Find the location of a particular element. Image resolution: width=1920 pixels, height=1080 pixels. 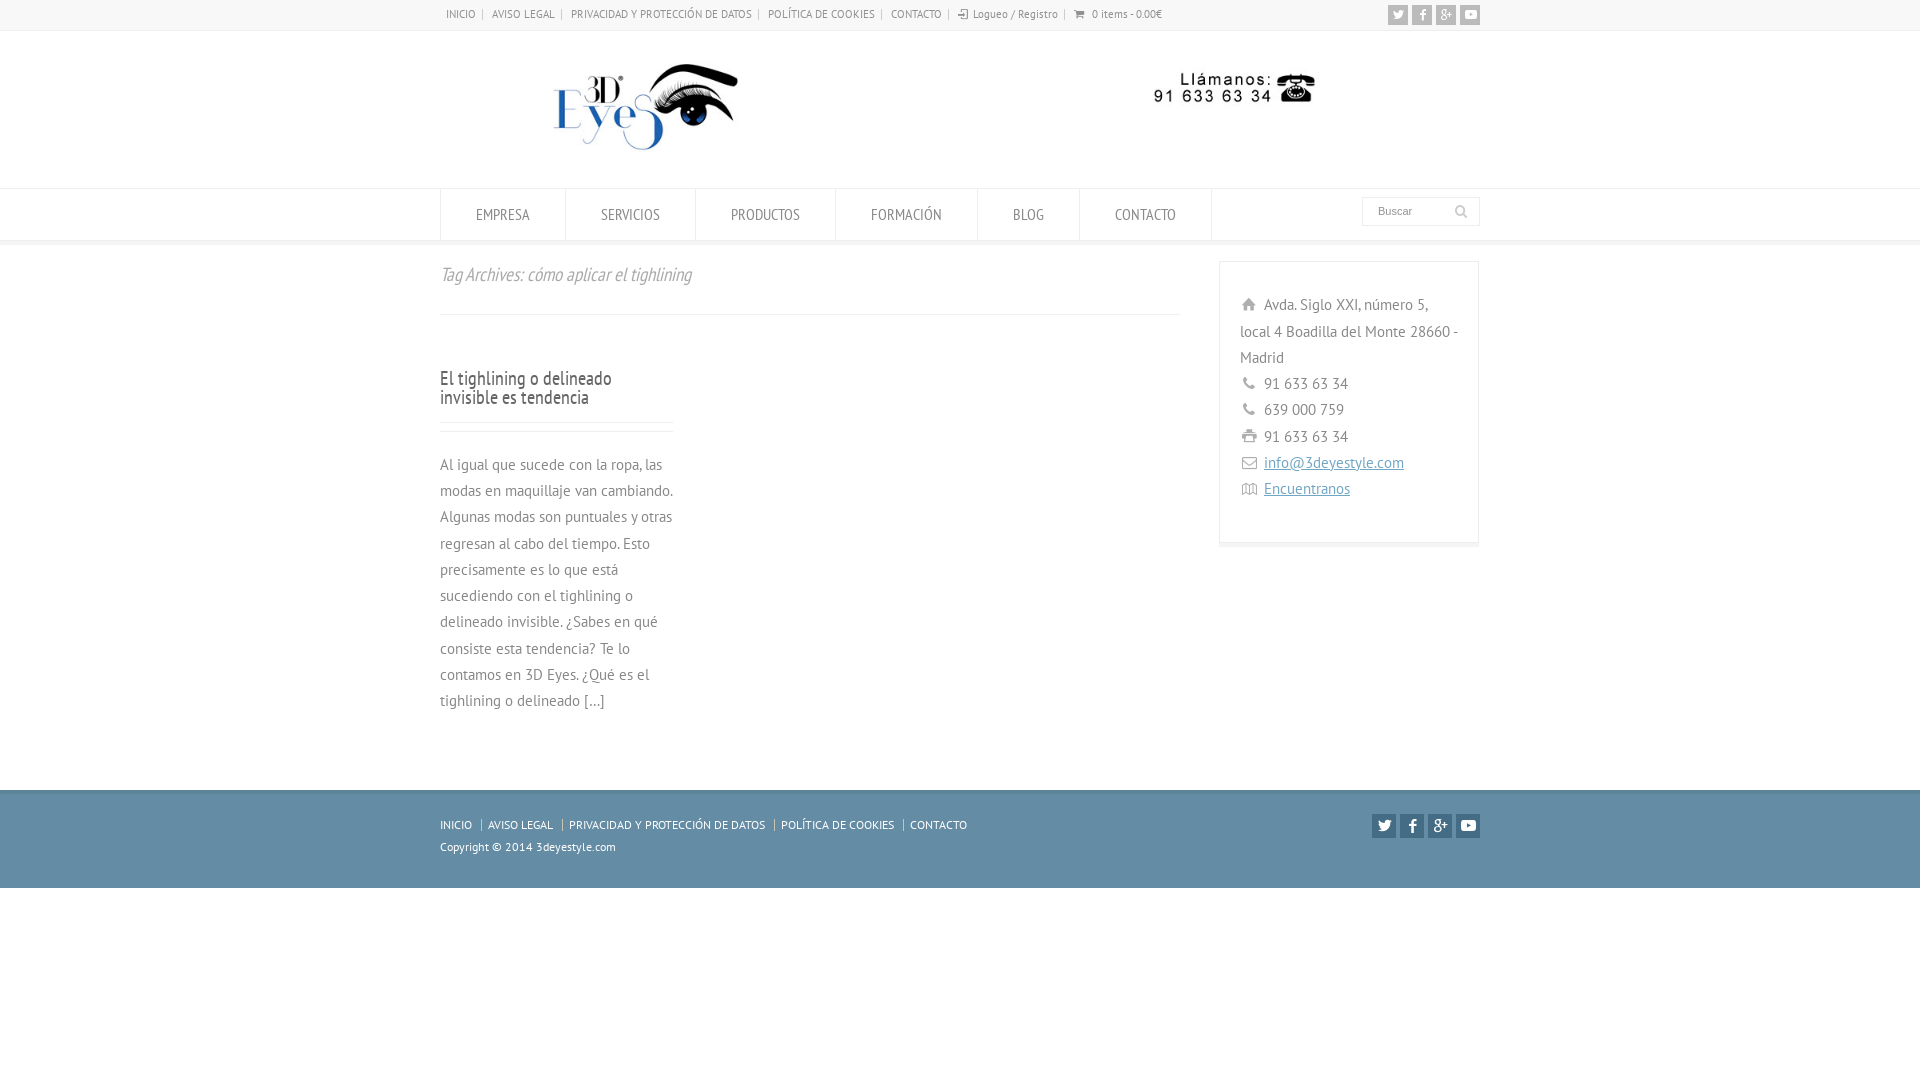

'PRODUCTOS' is located at coordinates (764, 214).